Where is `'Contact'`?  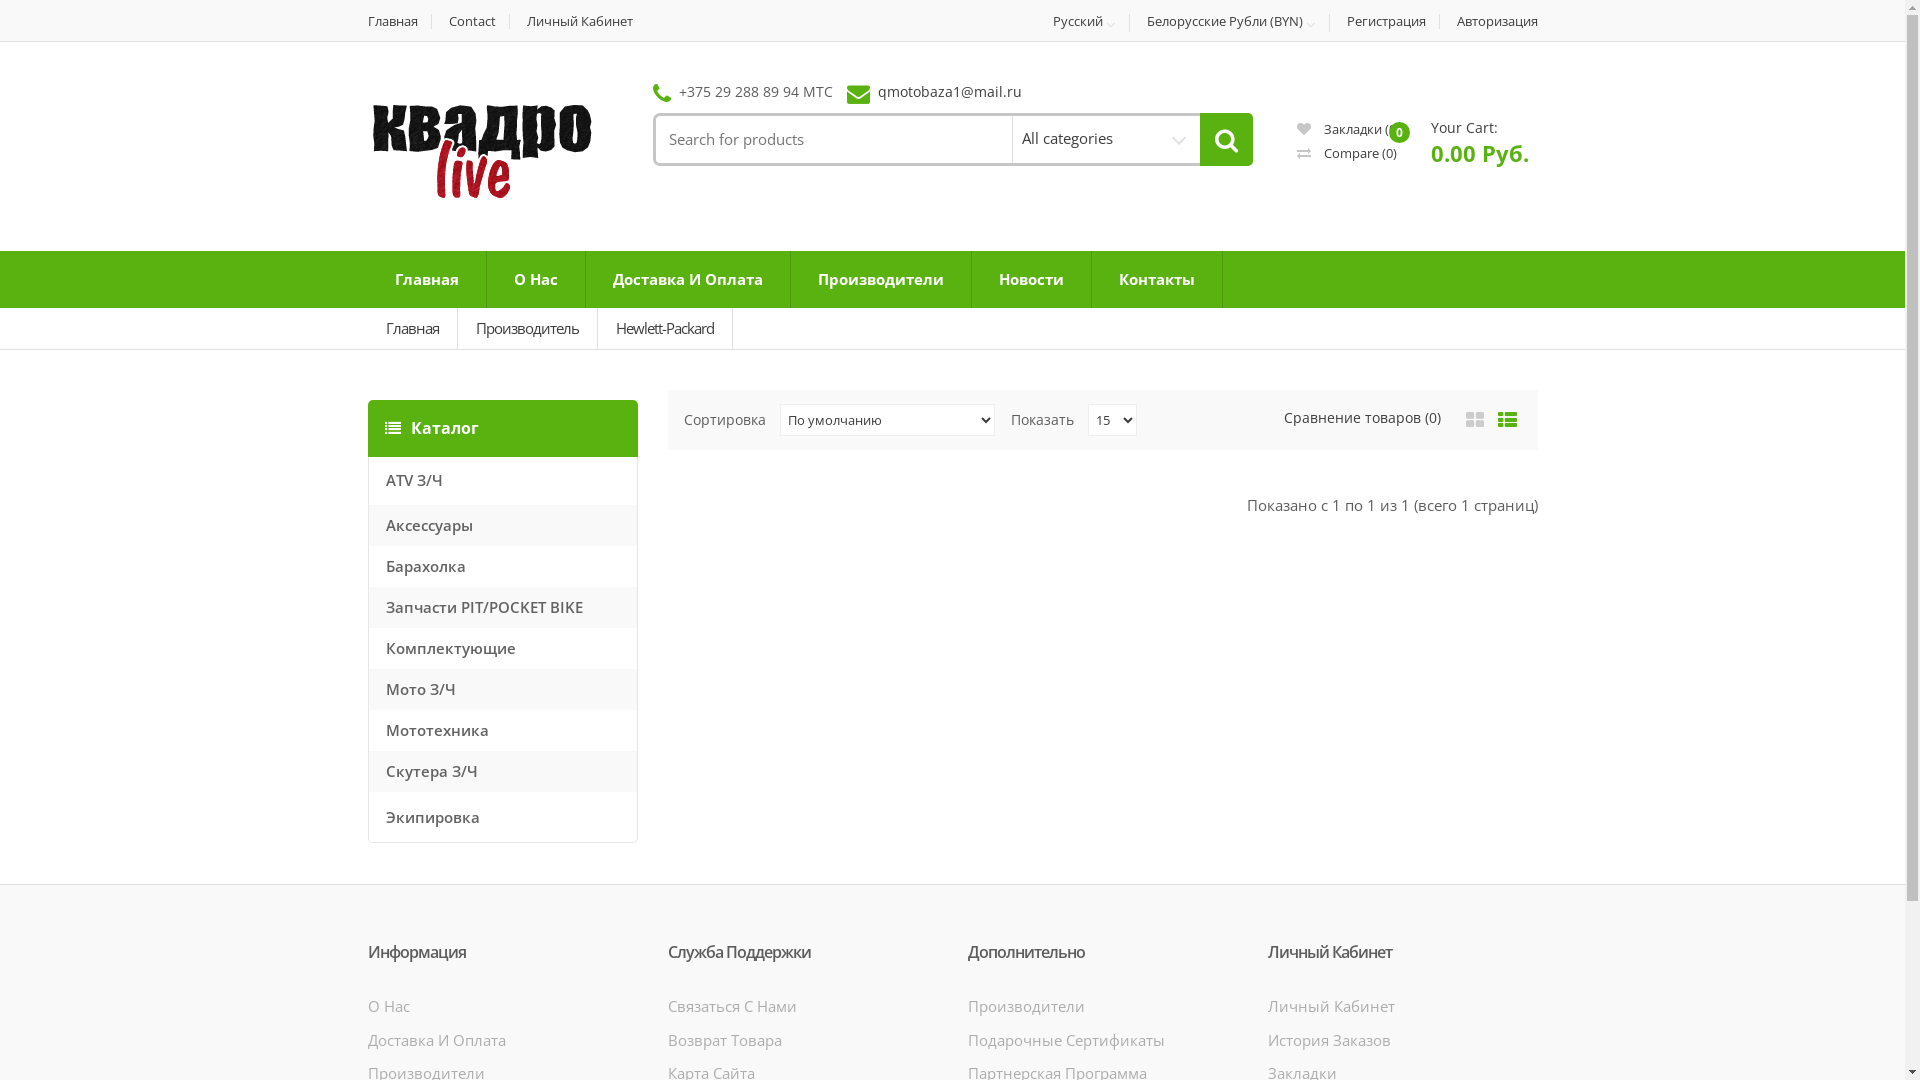 'Contact' is located at coordinates (472, 21).